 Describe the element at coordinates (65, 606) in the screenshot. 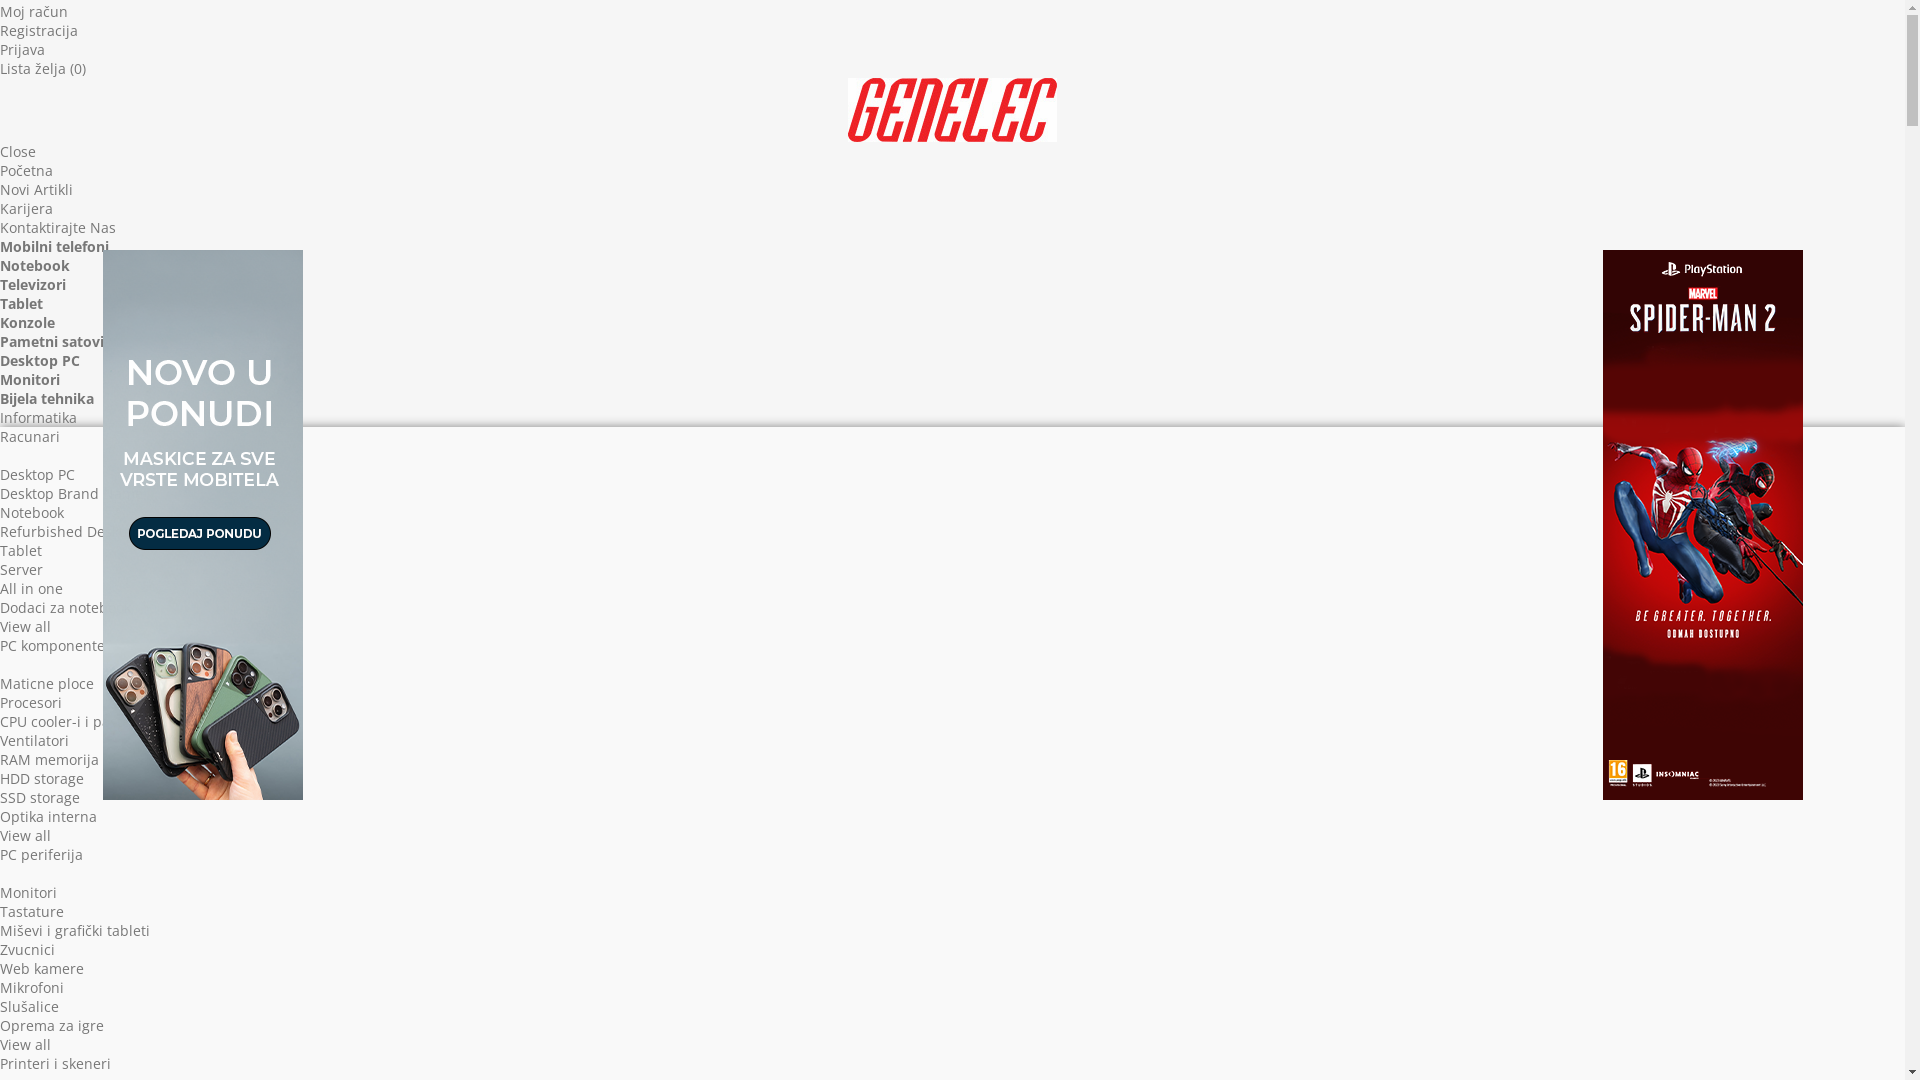

I see `'Dodaci za notebook'` at that location.